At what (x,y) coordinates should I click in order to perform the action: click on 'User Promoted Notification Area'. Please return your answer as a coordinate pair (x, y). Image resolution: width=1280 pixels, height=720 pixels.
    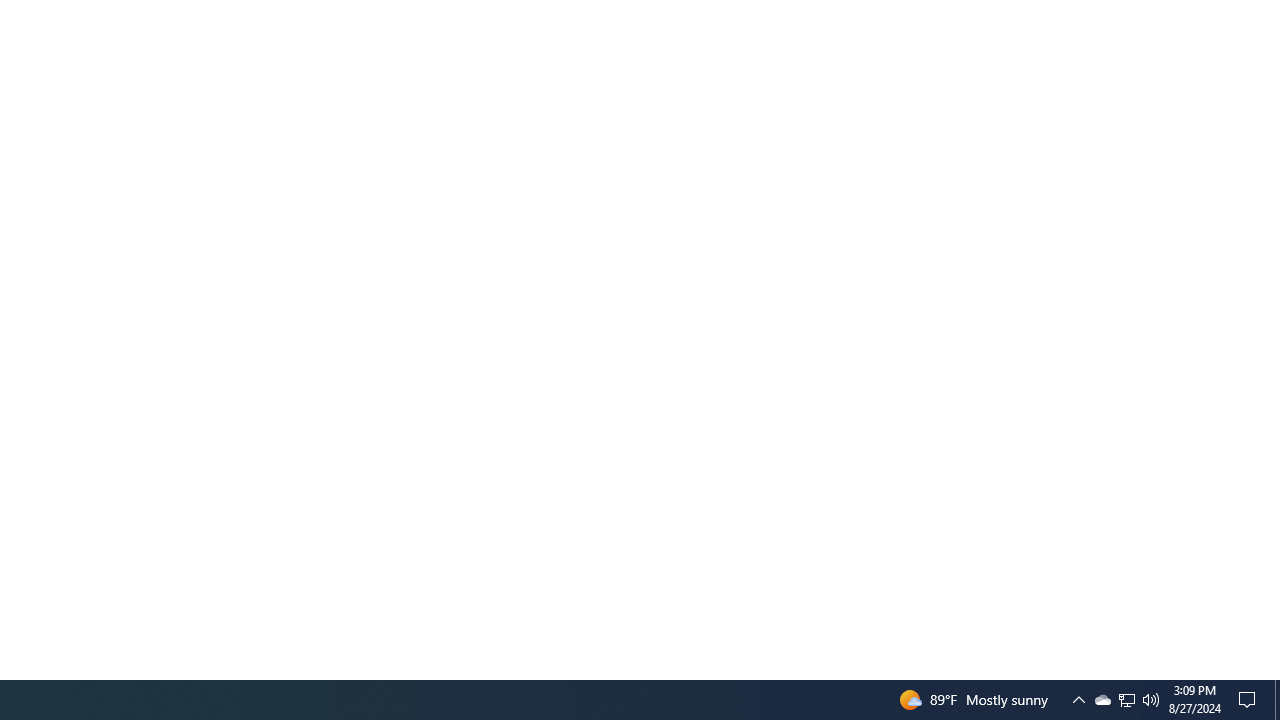
    Looking at the image, I should click on (1101, 698).